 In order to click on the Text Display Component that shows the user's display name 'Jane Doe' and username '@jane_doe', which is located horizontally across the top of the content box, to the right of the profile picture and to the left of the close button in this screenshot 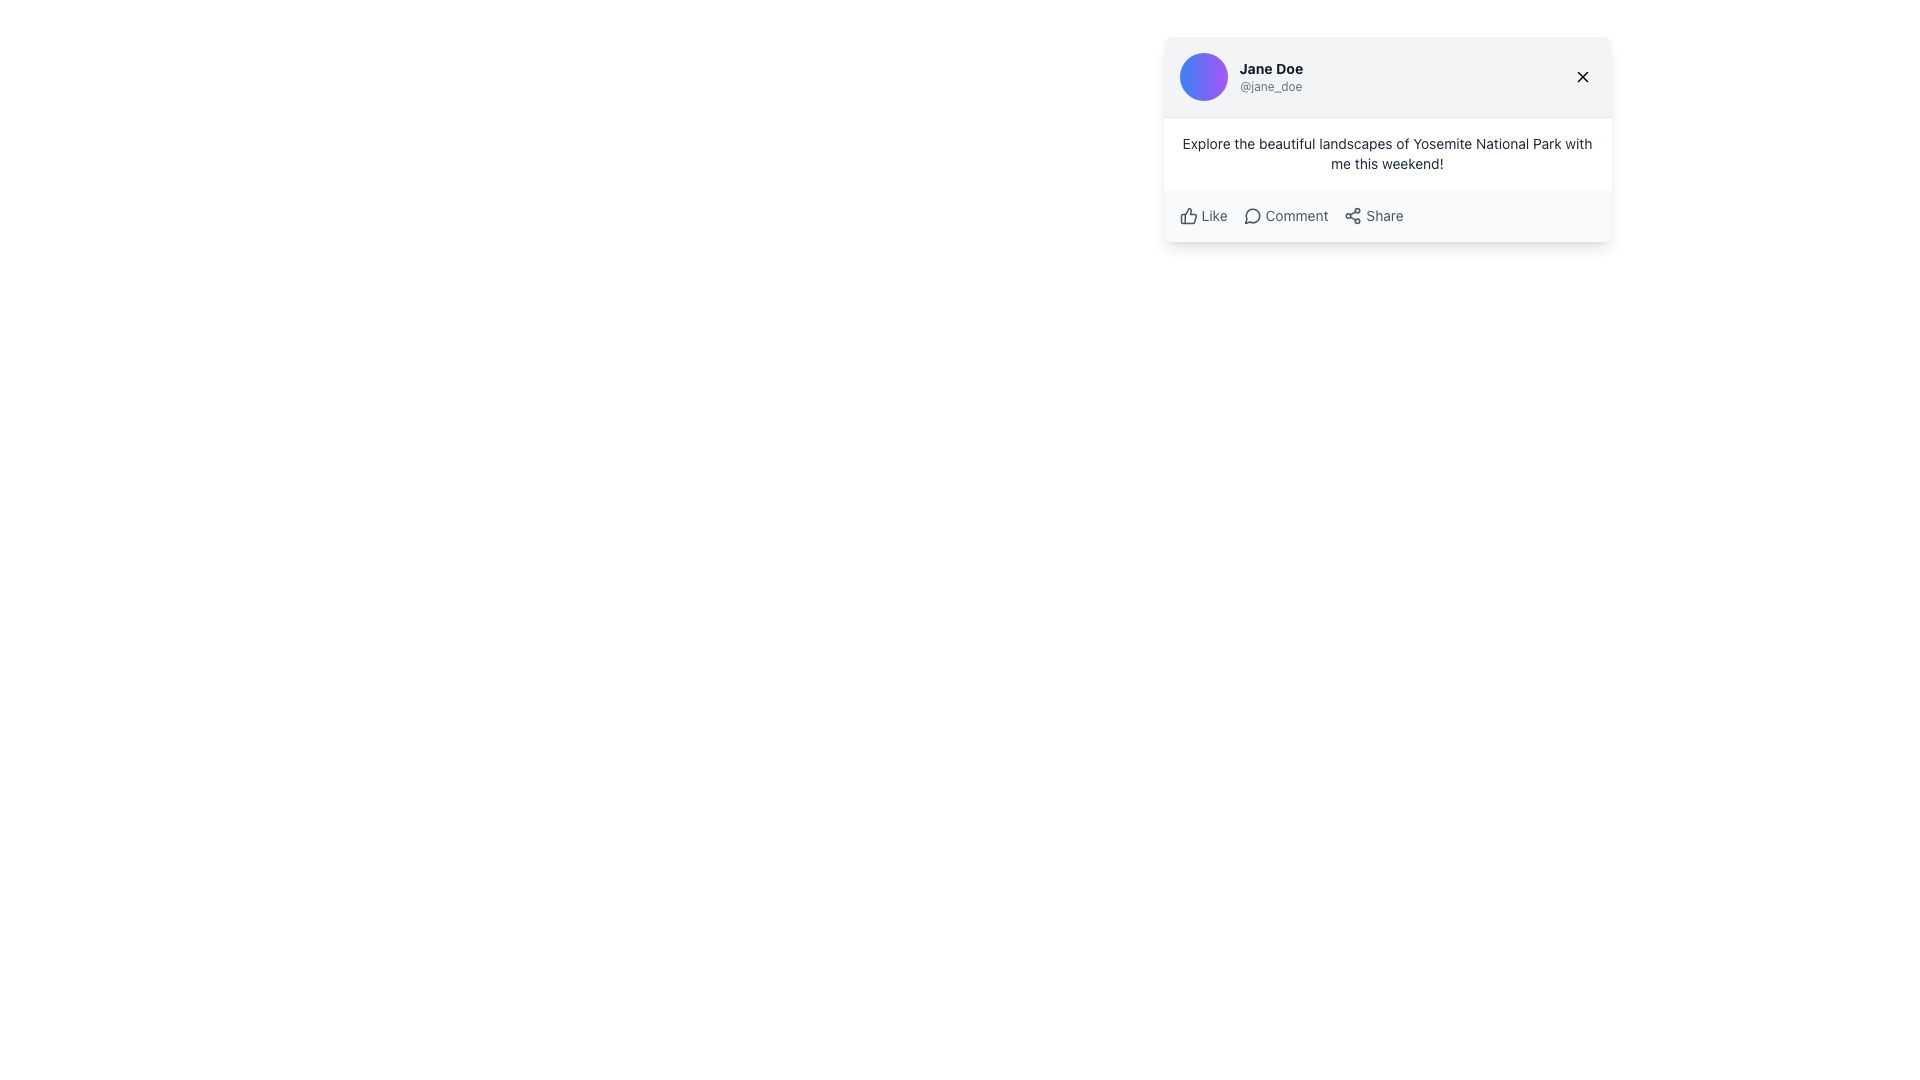, I will do `click(1270, 76)`.